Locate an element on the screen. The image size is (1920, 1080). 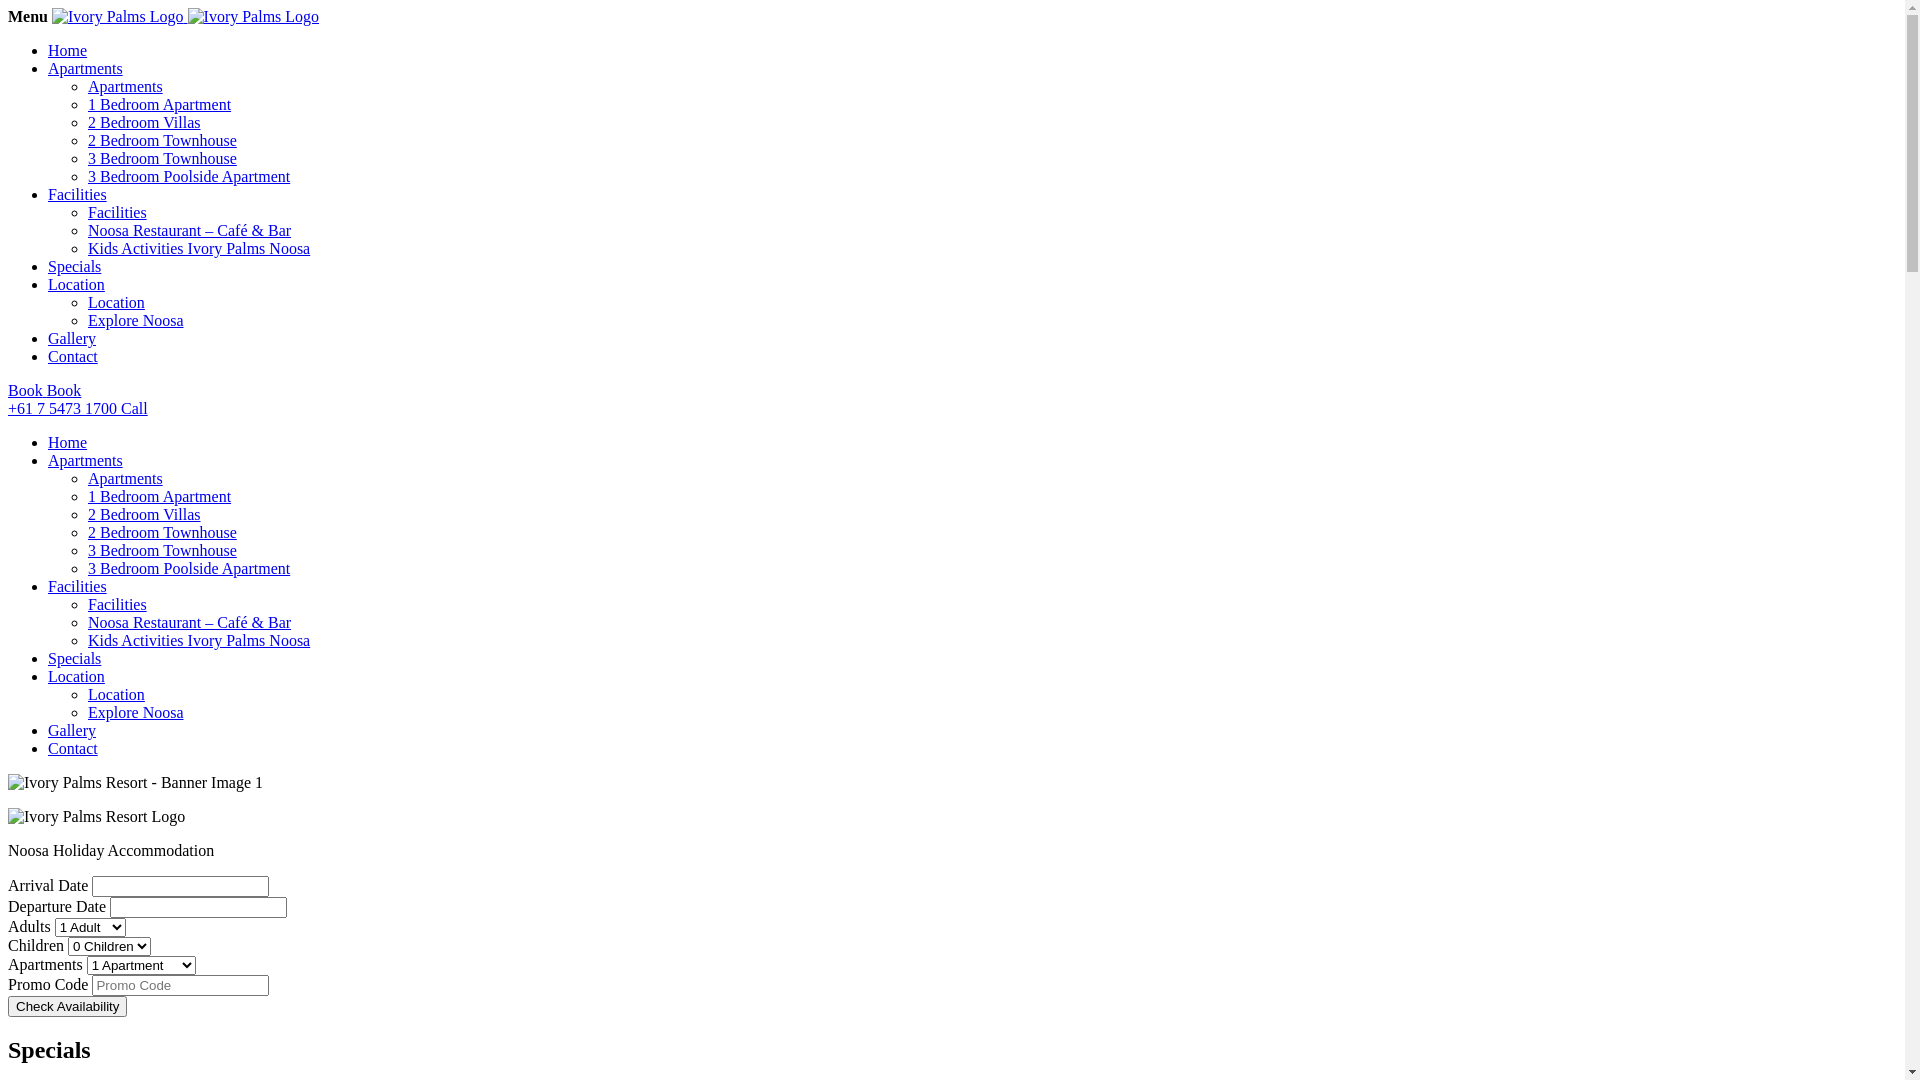
'Apartments' is located at coordinates (124, 85).